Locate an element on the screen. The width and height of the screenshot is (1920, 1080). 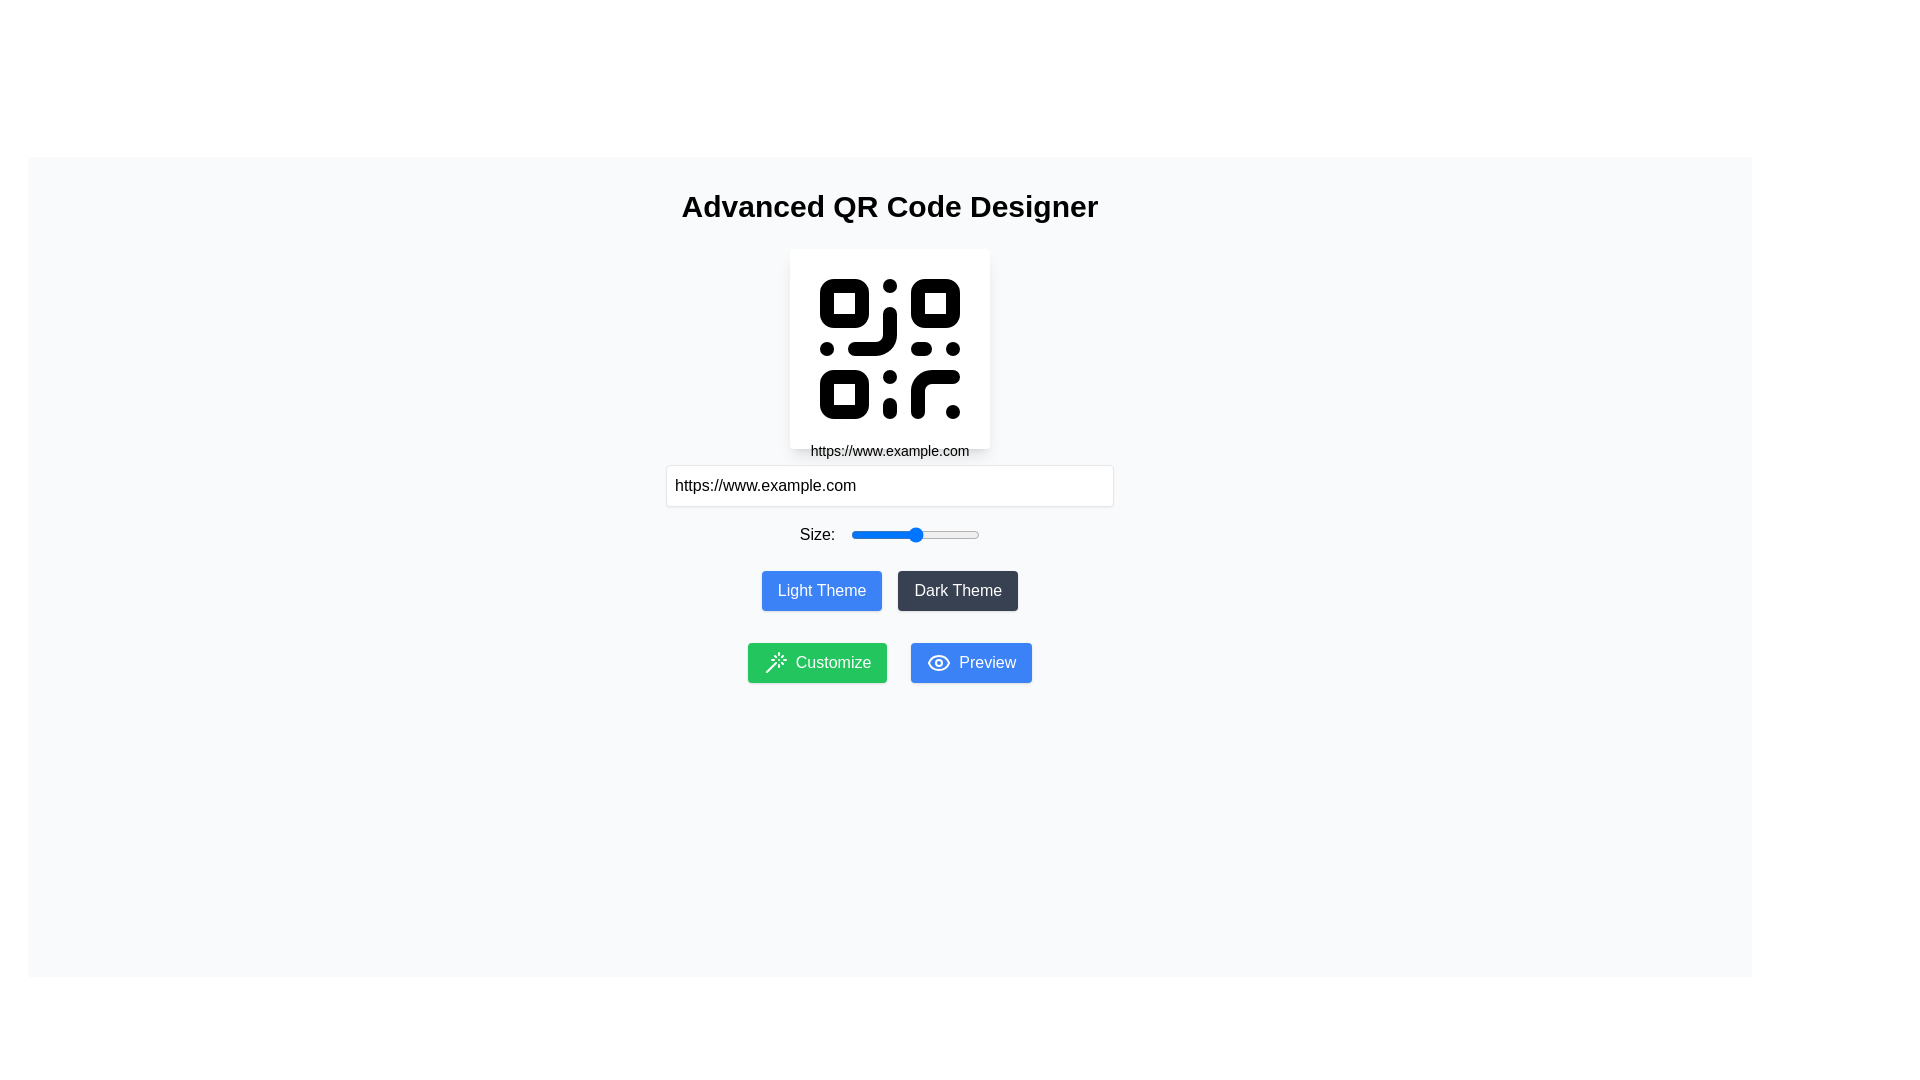
the green 'Customize' button with white text and a wand icon is located at coordinates (817, 663).